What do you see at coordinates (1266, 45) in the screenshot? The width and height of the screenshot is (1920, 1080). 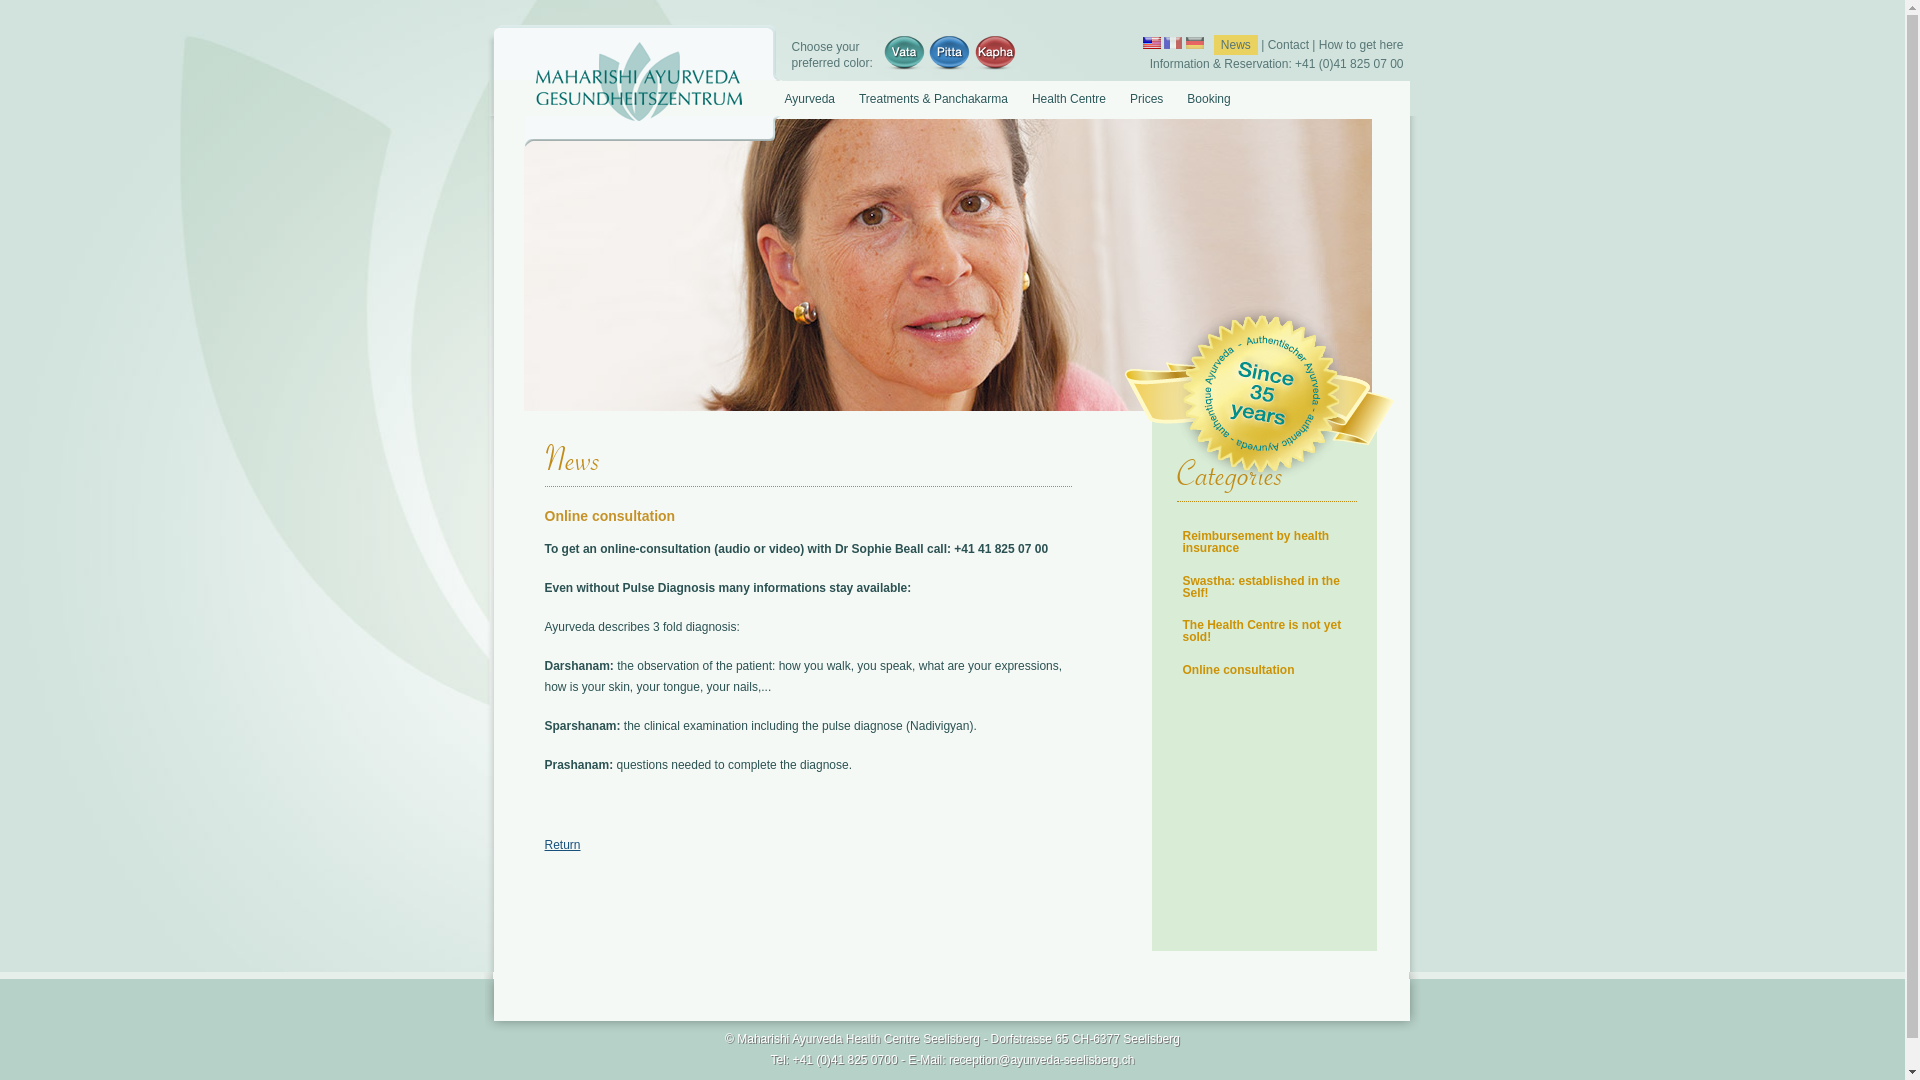 I see `'Contact'` at bounding box center [1266, 45].